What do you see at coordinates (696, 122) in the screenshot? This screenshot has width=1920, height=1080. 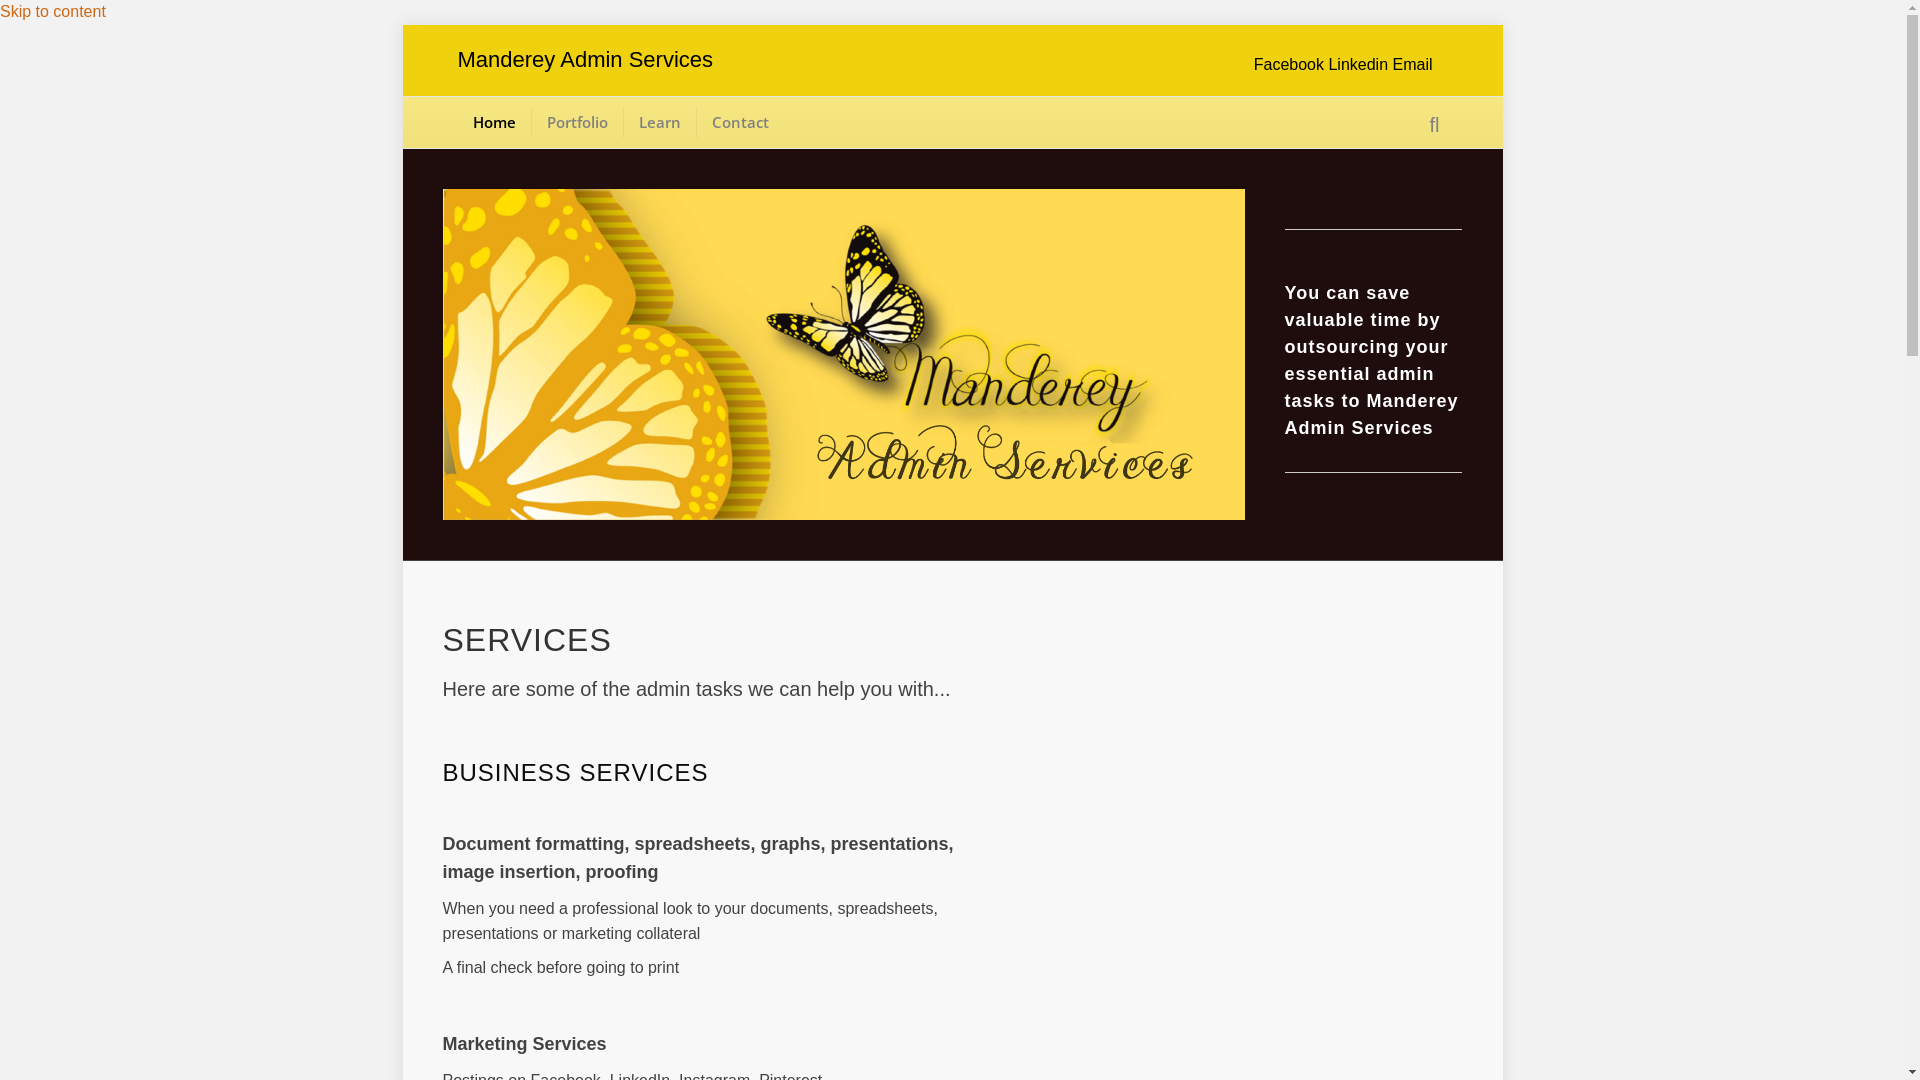 I see `'Contact'` at bounding box center [696, 122].